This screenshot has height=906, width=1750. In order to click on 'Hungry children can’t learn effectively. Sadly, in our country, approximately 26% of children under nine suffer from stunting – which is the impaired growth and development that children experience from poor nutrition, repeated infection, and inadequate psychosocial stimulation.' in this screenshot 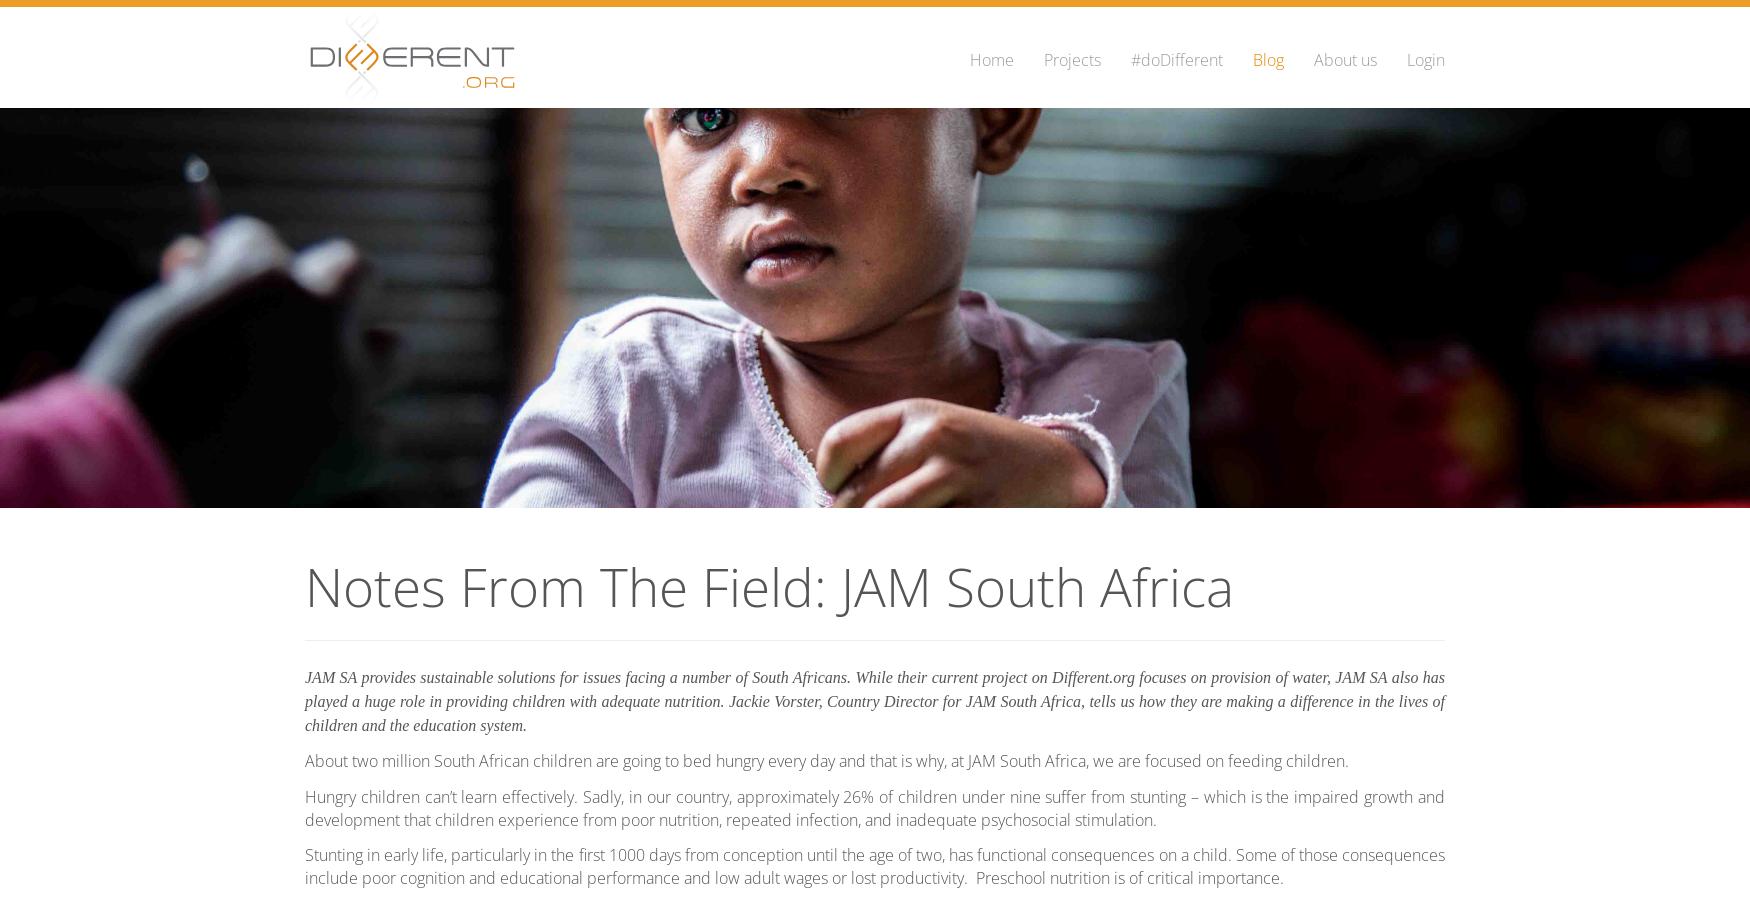, I will do `click(875, 807)`.